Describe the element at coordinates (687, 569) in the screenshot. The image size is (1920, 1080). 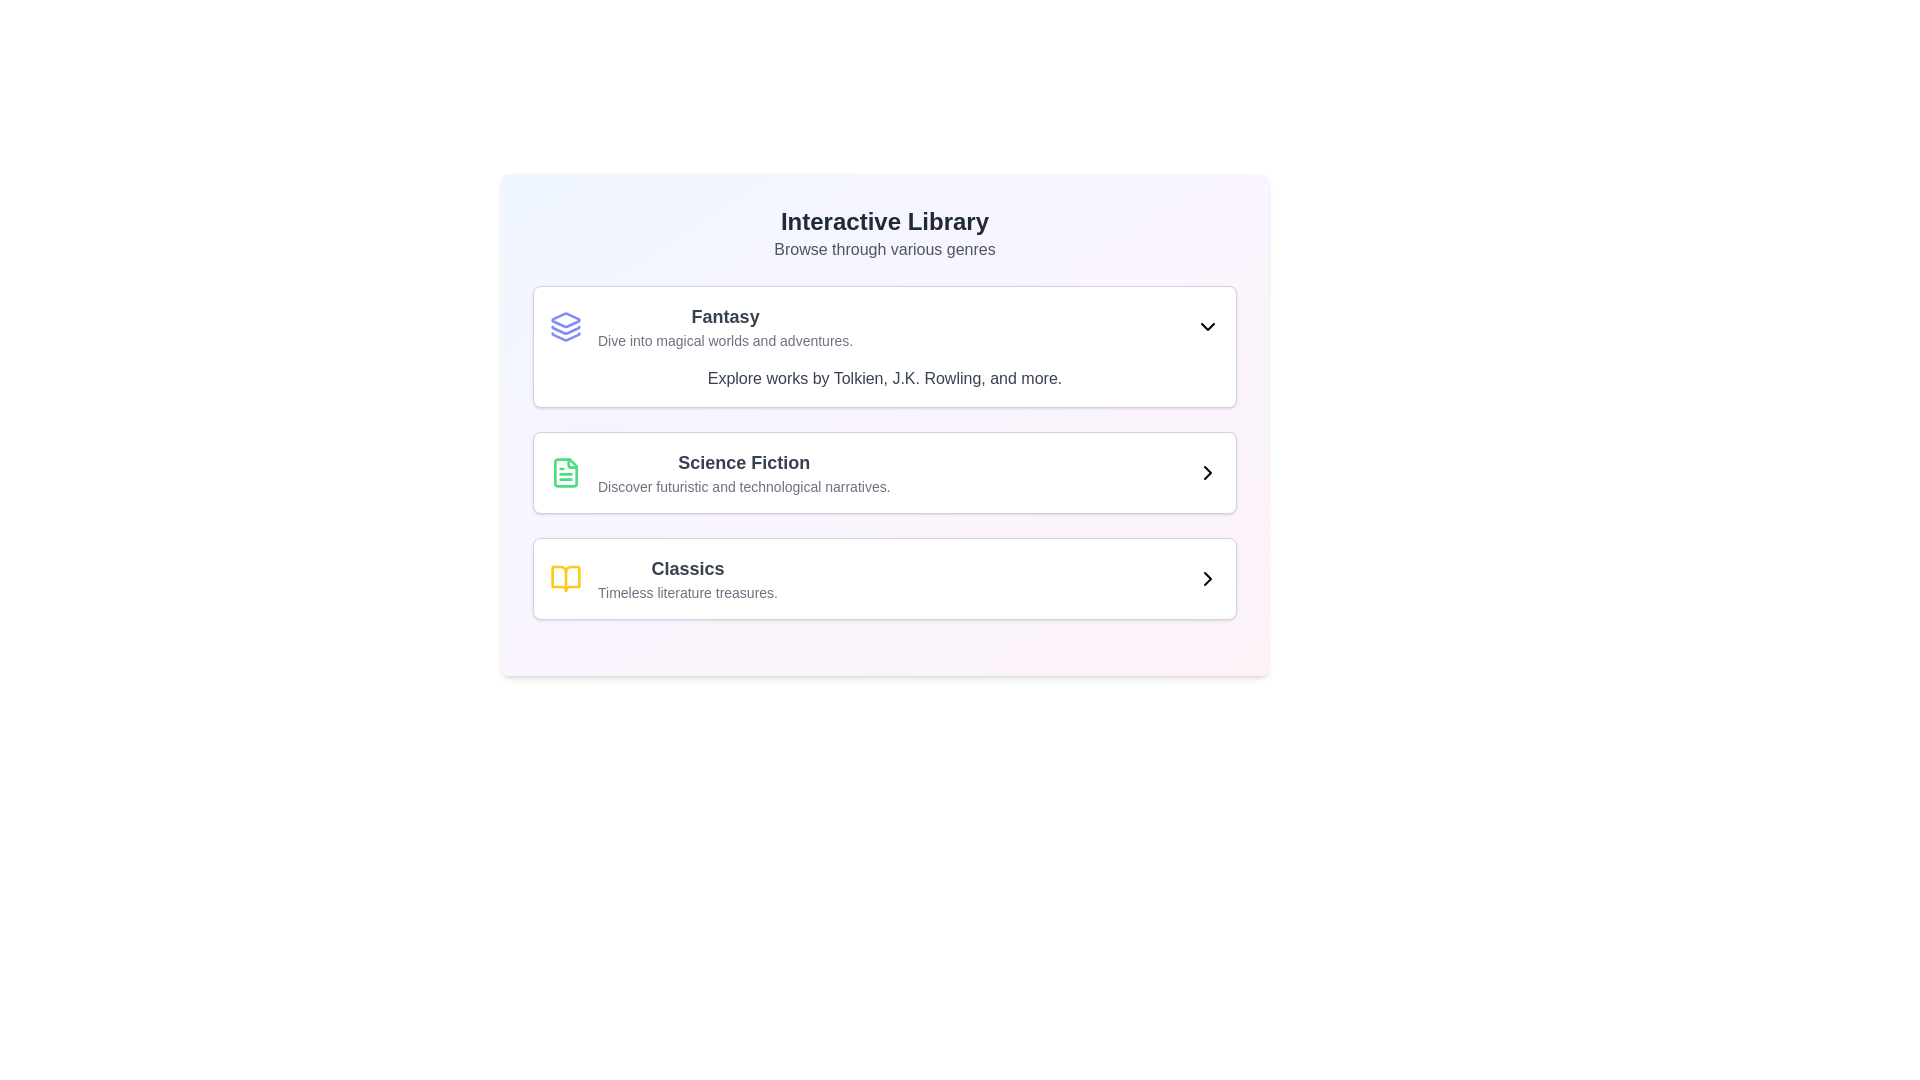
I see `the title text element for the 'Classics' section, which serves as a heading indicating the nature of this category in the interactive library` at that location.